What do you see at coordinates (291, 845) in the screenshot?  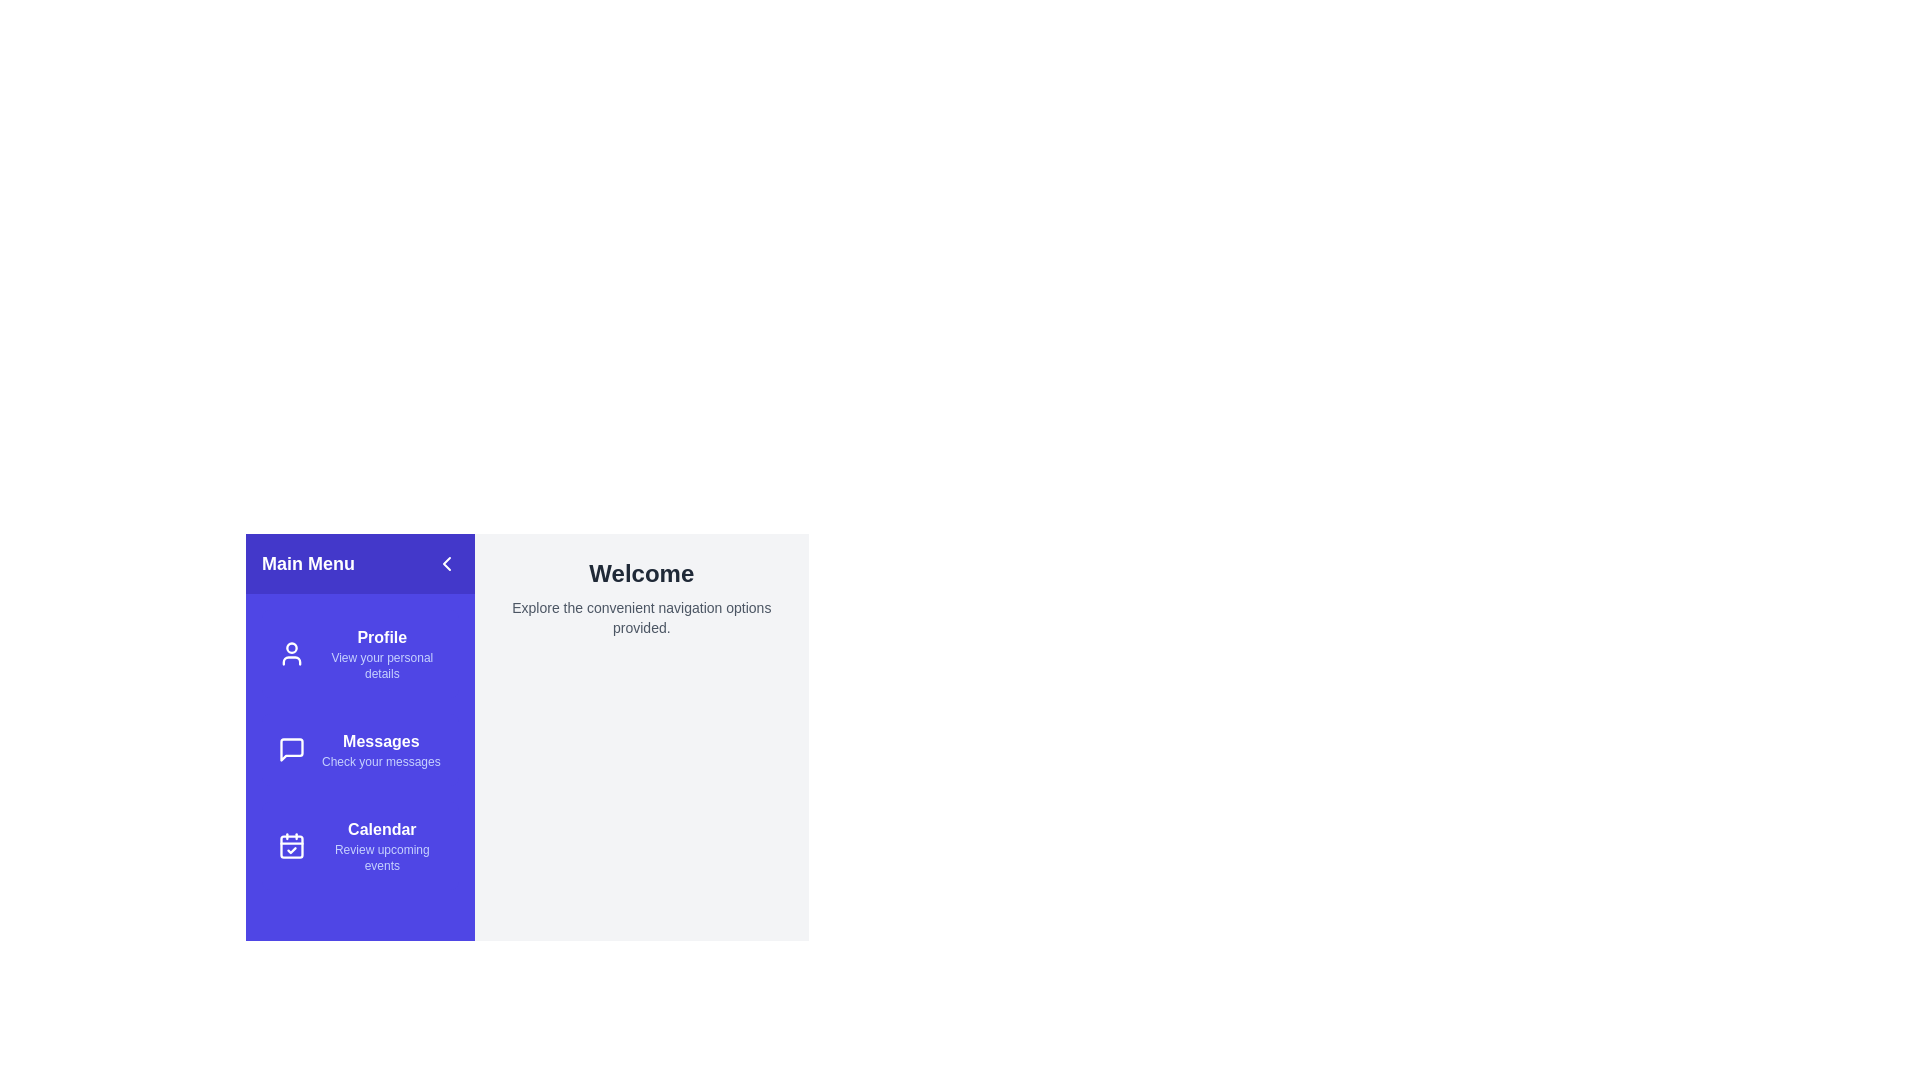 I see `the icon associated with Calendar to reveal its tooltip` at bounding box center [291, 845].